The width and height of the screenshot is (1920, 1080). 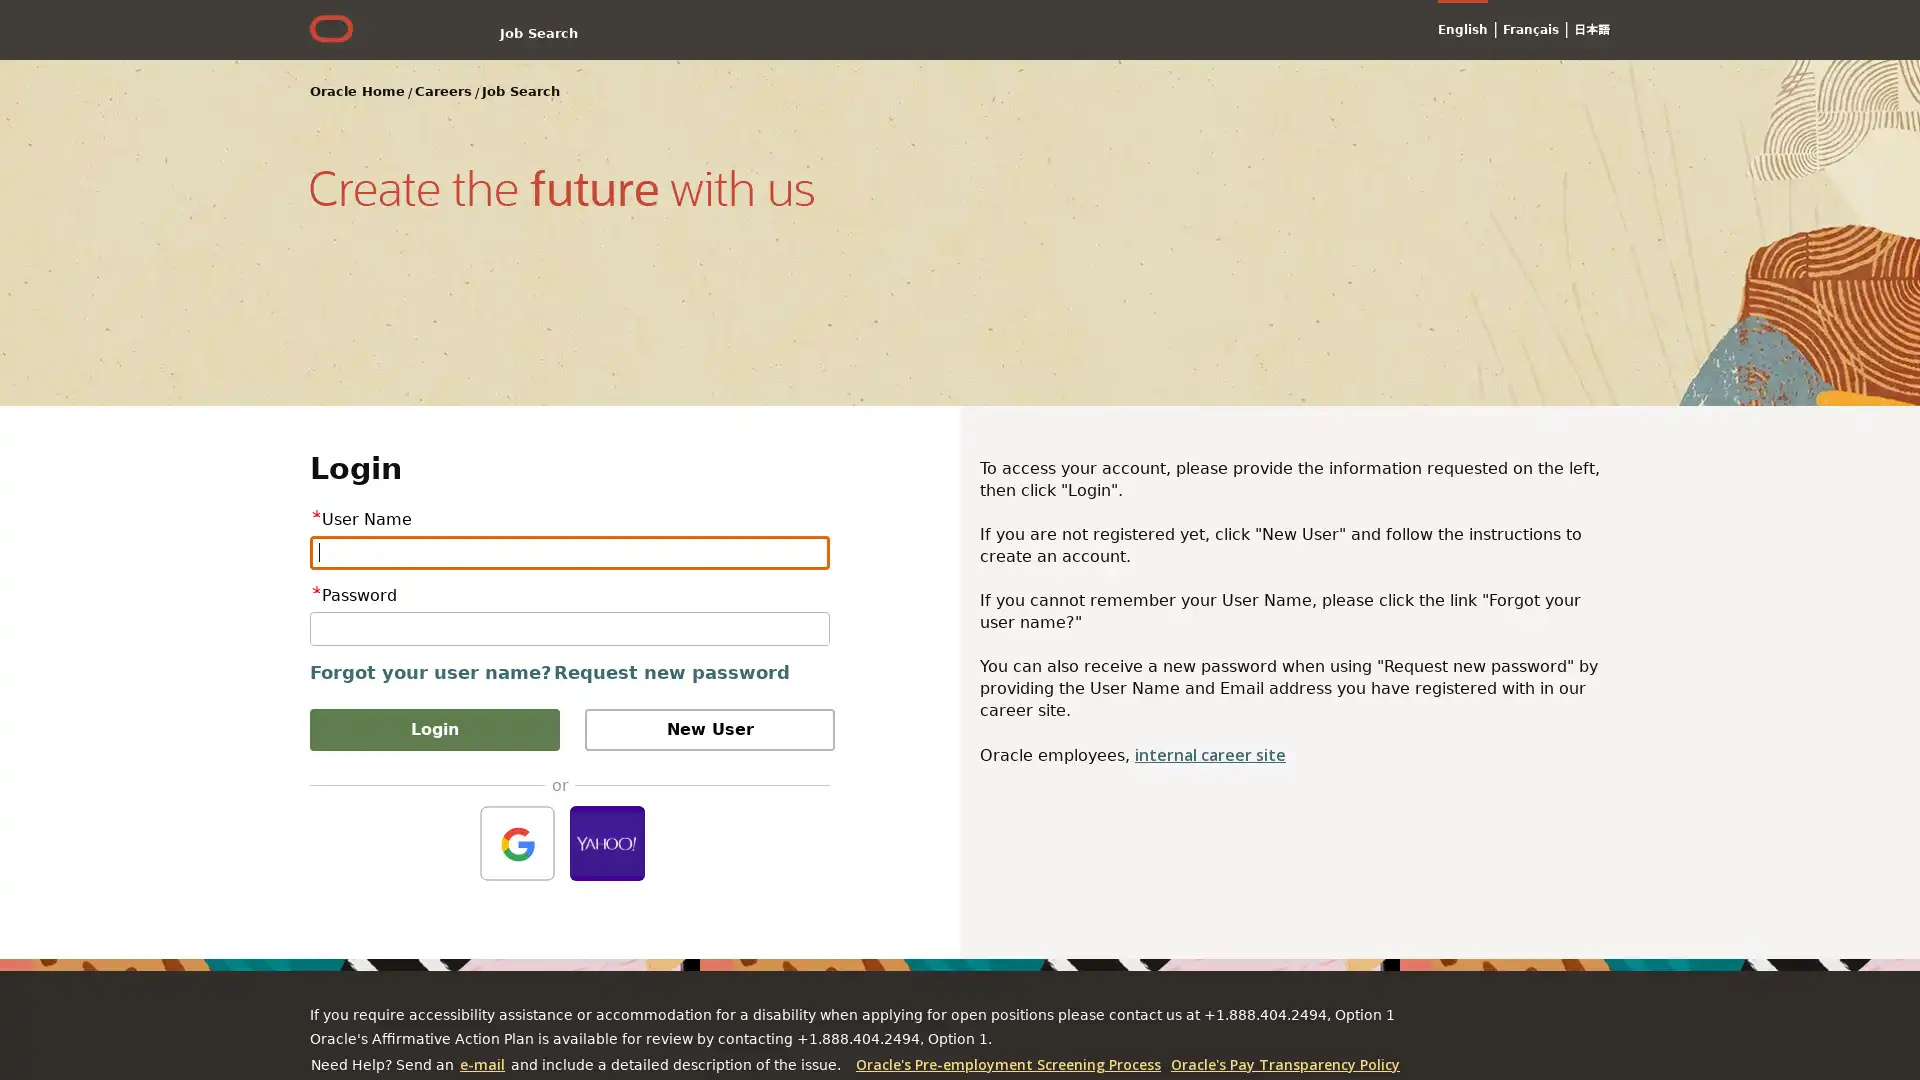 I want to click on New User, so click(x=710, y=729).